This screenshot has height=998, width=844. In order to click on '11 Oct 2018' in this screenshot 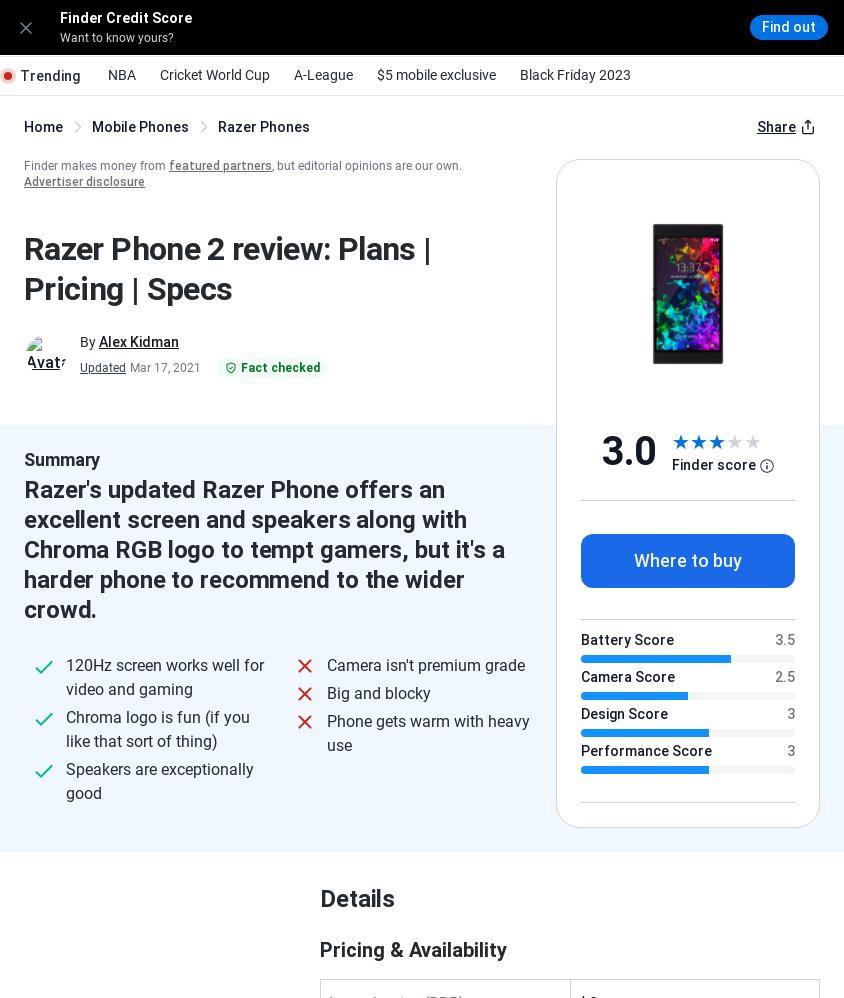, I will do `click(437, 364)`.